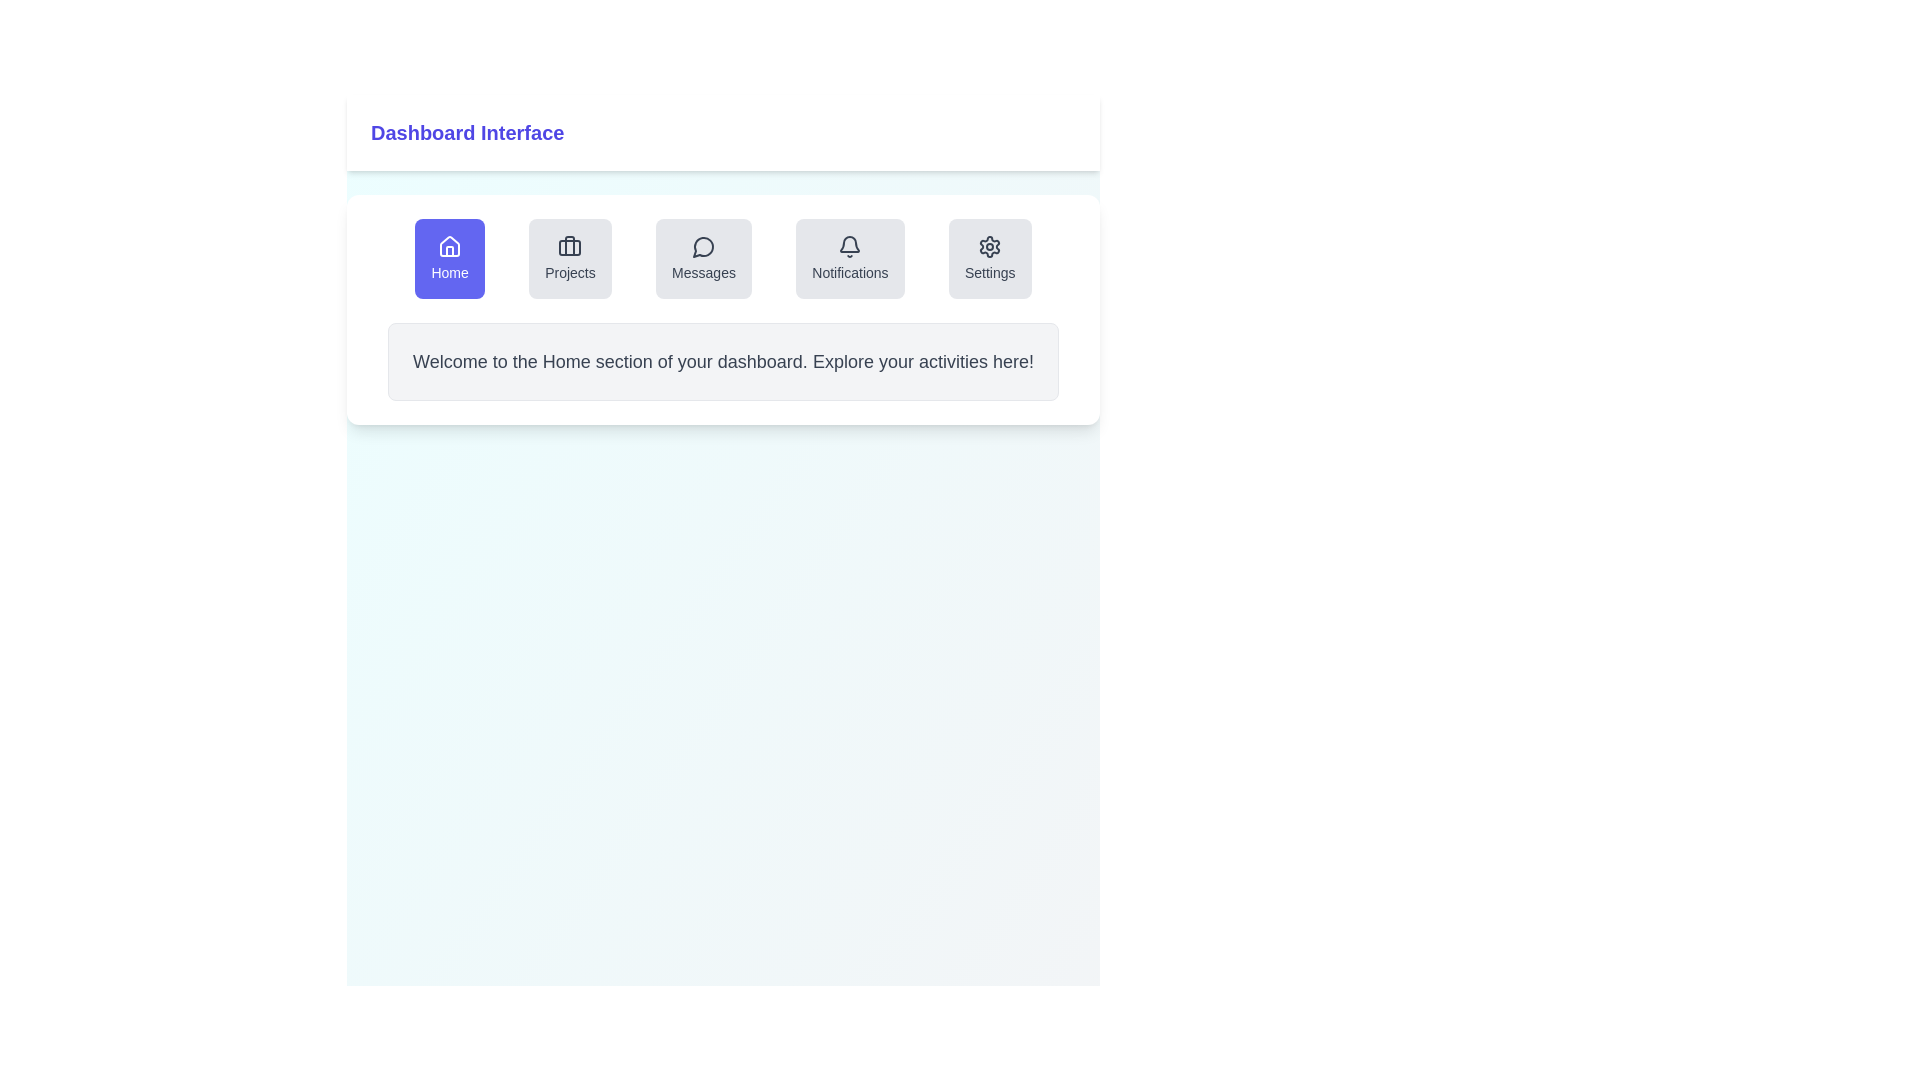 The height and width of the screenshot is (1080, 1920). I want to click on the graphical element that represents the briefcase icon, located second in a row of five icons directly below the 'Projects' label, so click(569, 246).